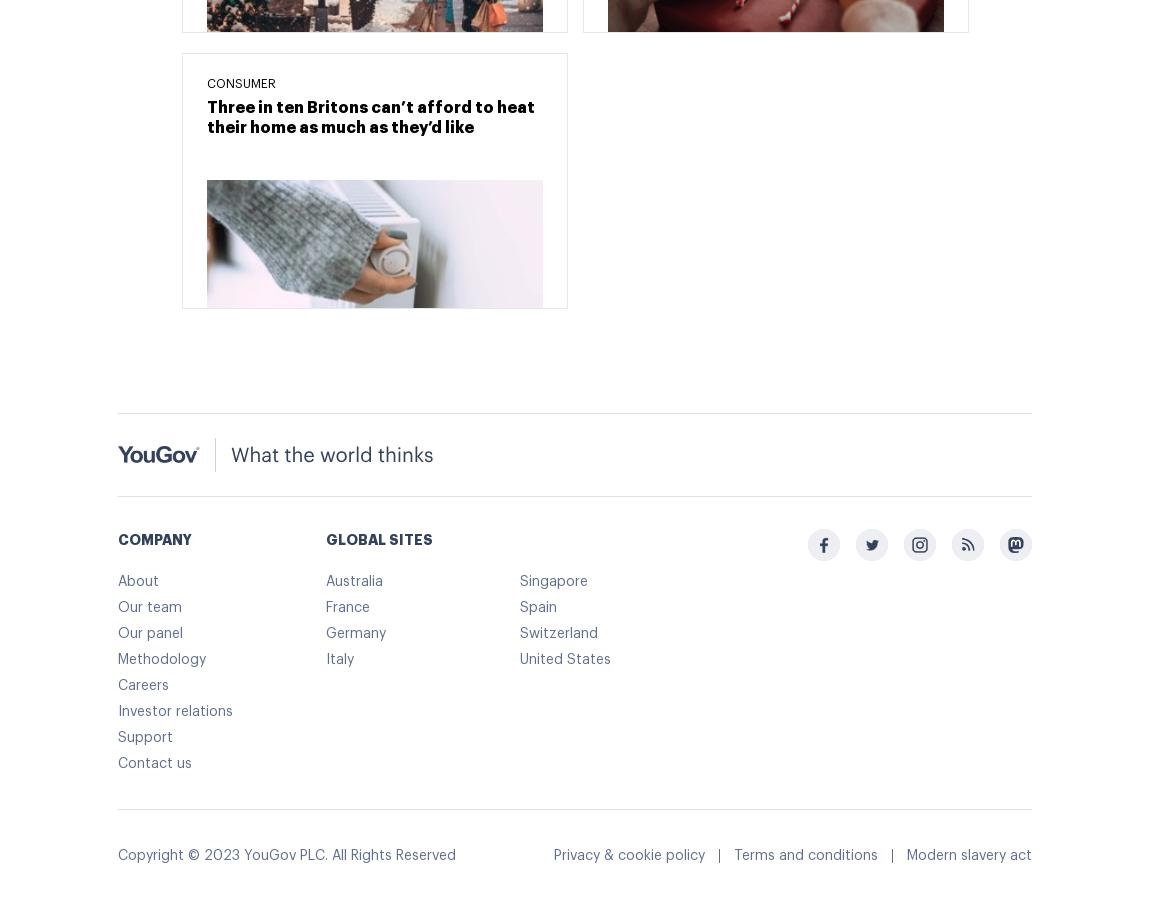 The height and width of the screenshot is (914, 1150). Describe the element at coordinates (154, 764) in the screenshot. I see `'Contact us'` at that location.